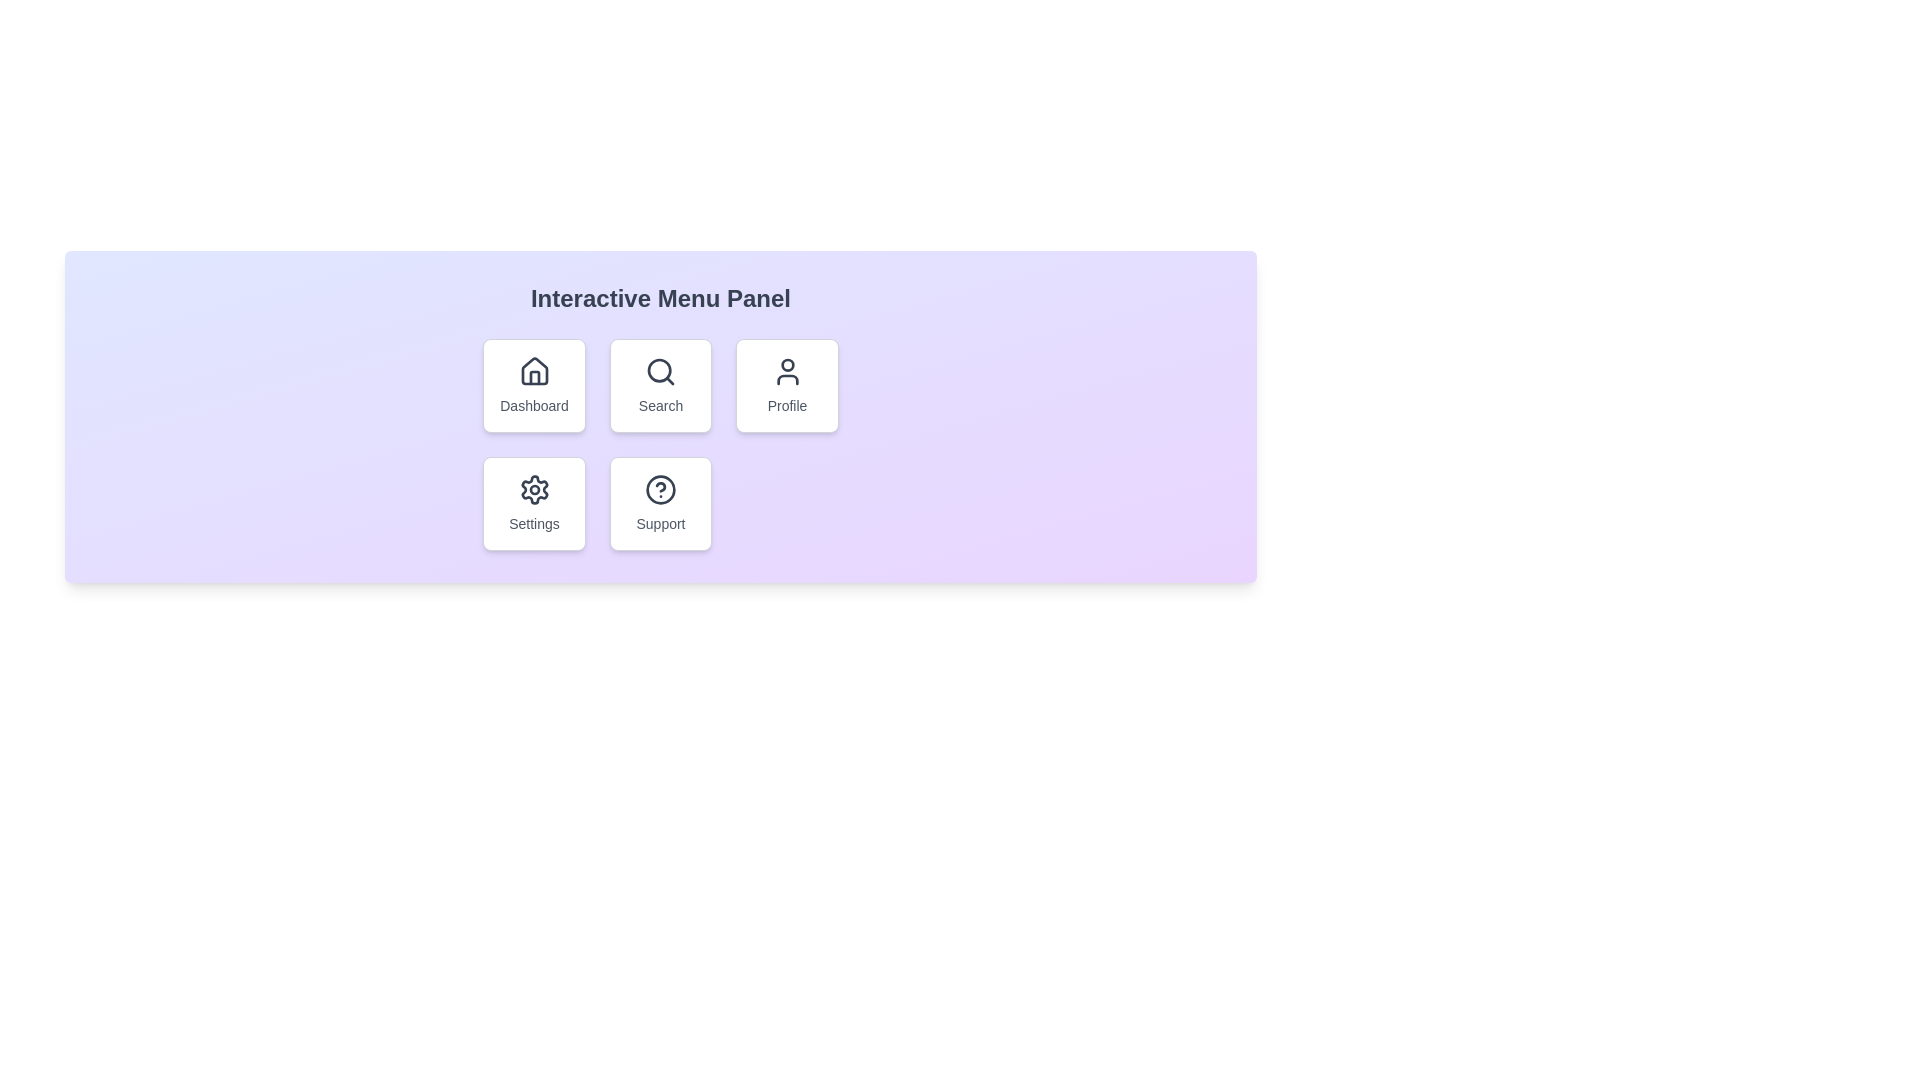 Image resolution: width=1920 pixels, height=1080 pixels. I want to click on the support button located in the bottom row, center column of the grid layout, so click(661, 503).